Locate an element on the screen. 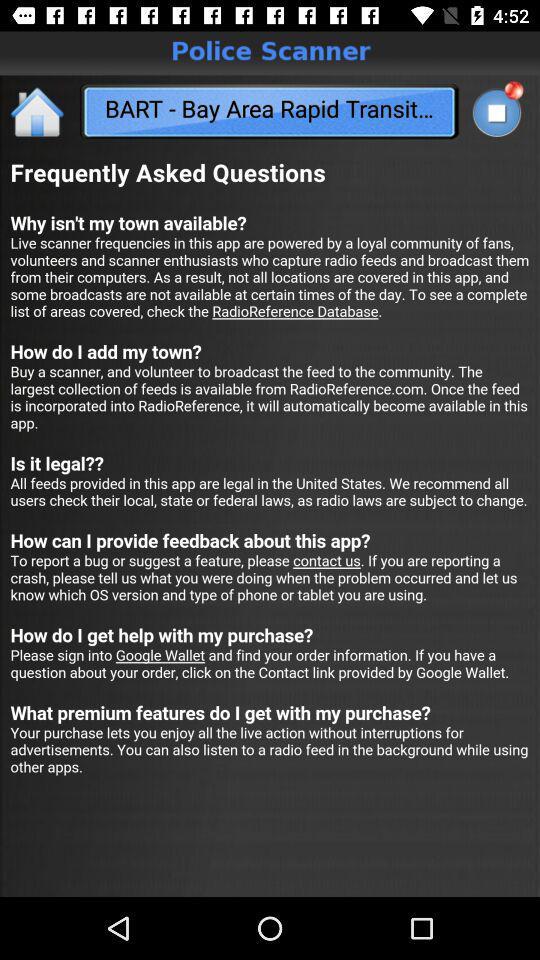 The height and width of the screenshot is (960, 540). previous is located at coordinates (38, 111).